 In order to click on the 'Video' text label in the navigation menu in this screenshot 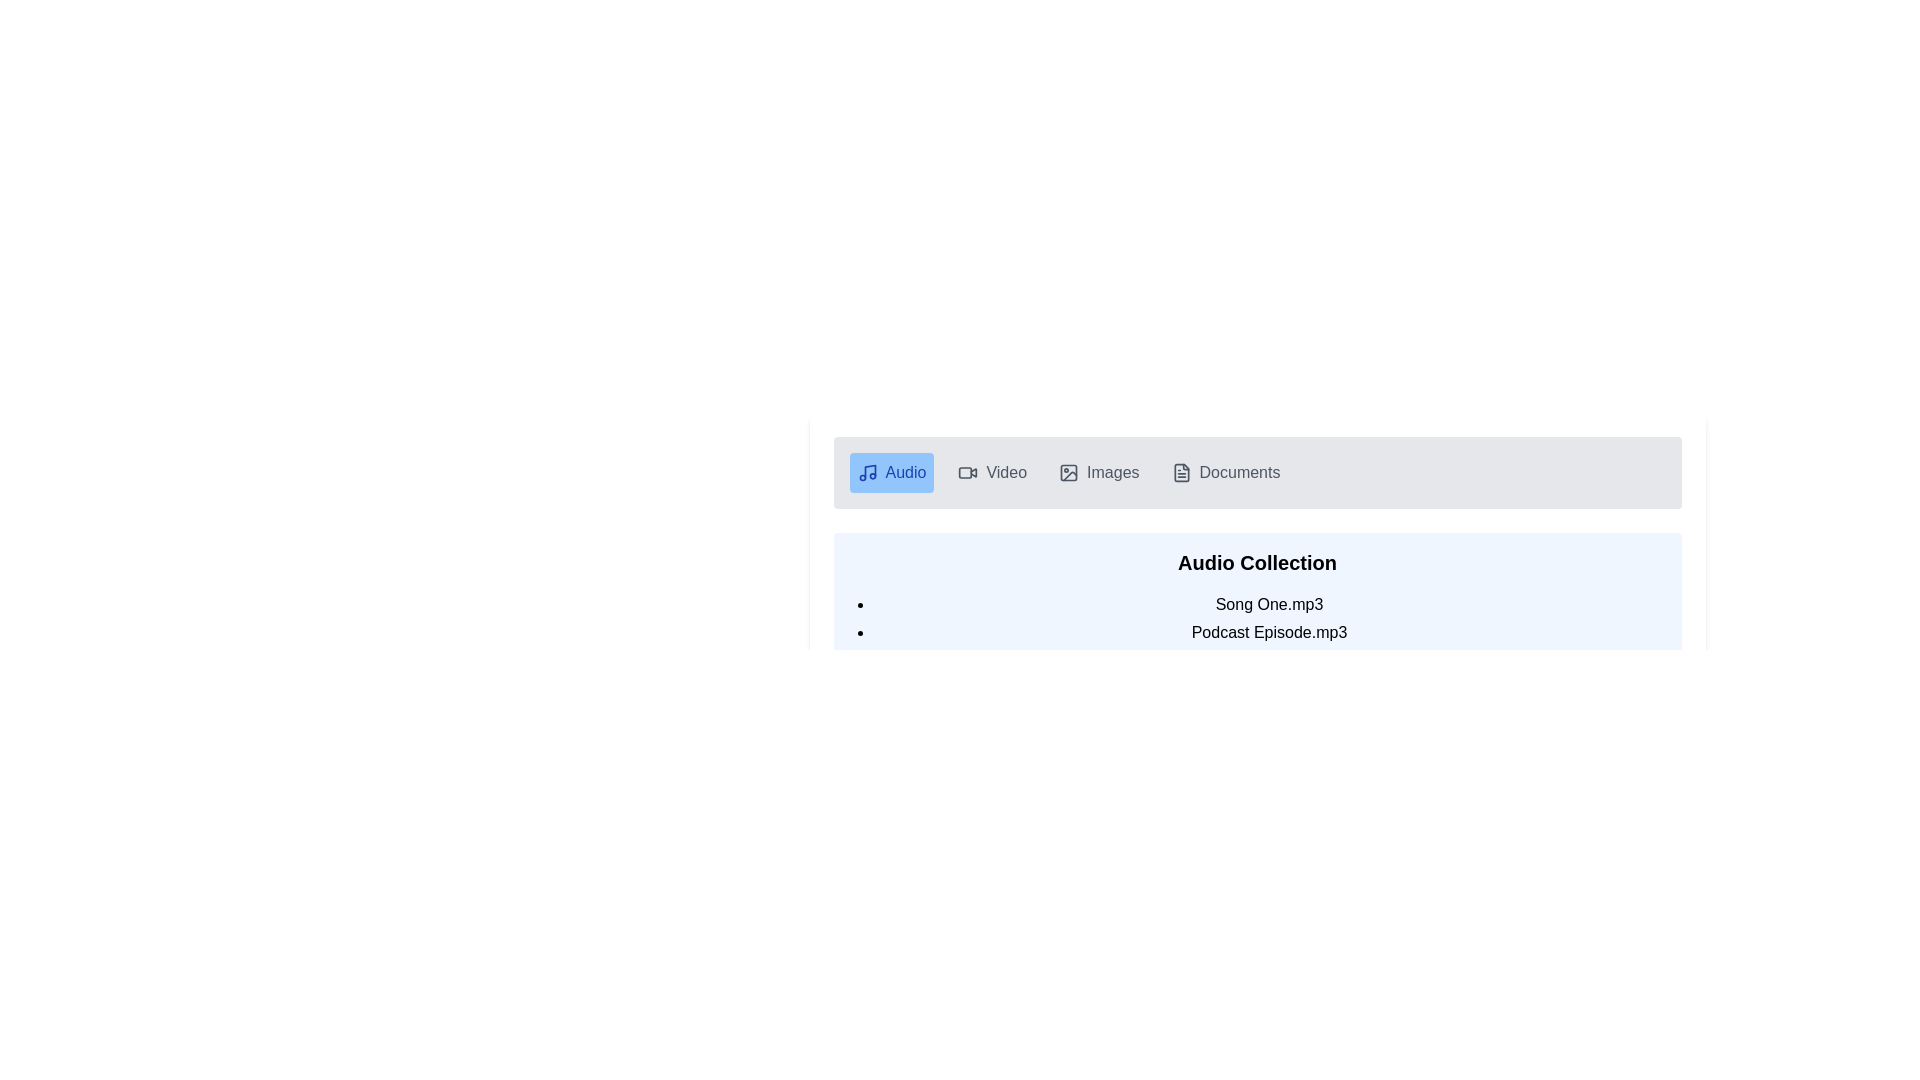, I will do `click(1006, 473)`.